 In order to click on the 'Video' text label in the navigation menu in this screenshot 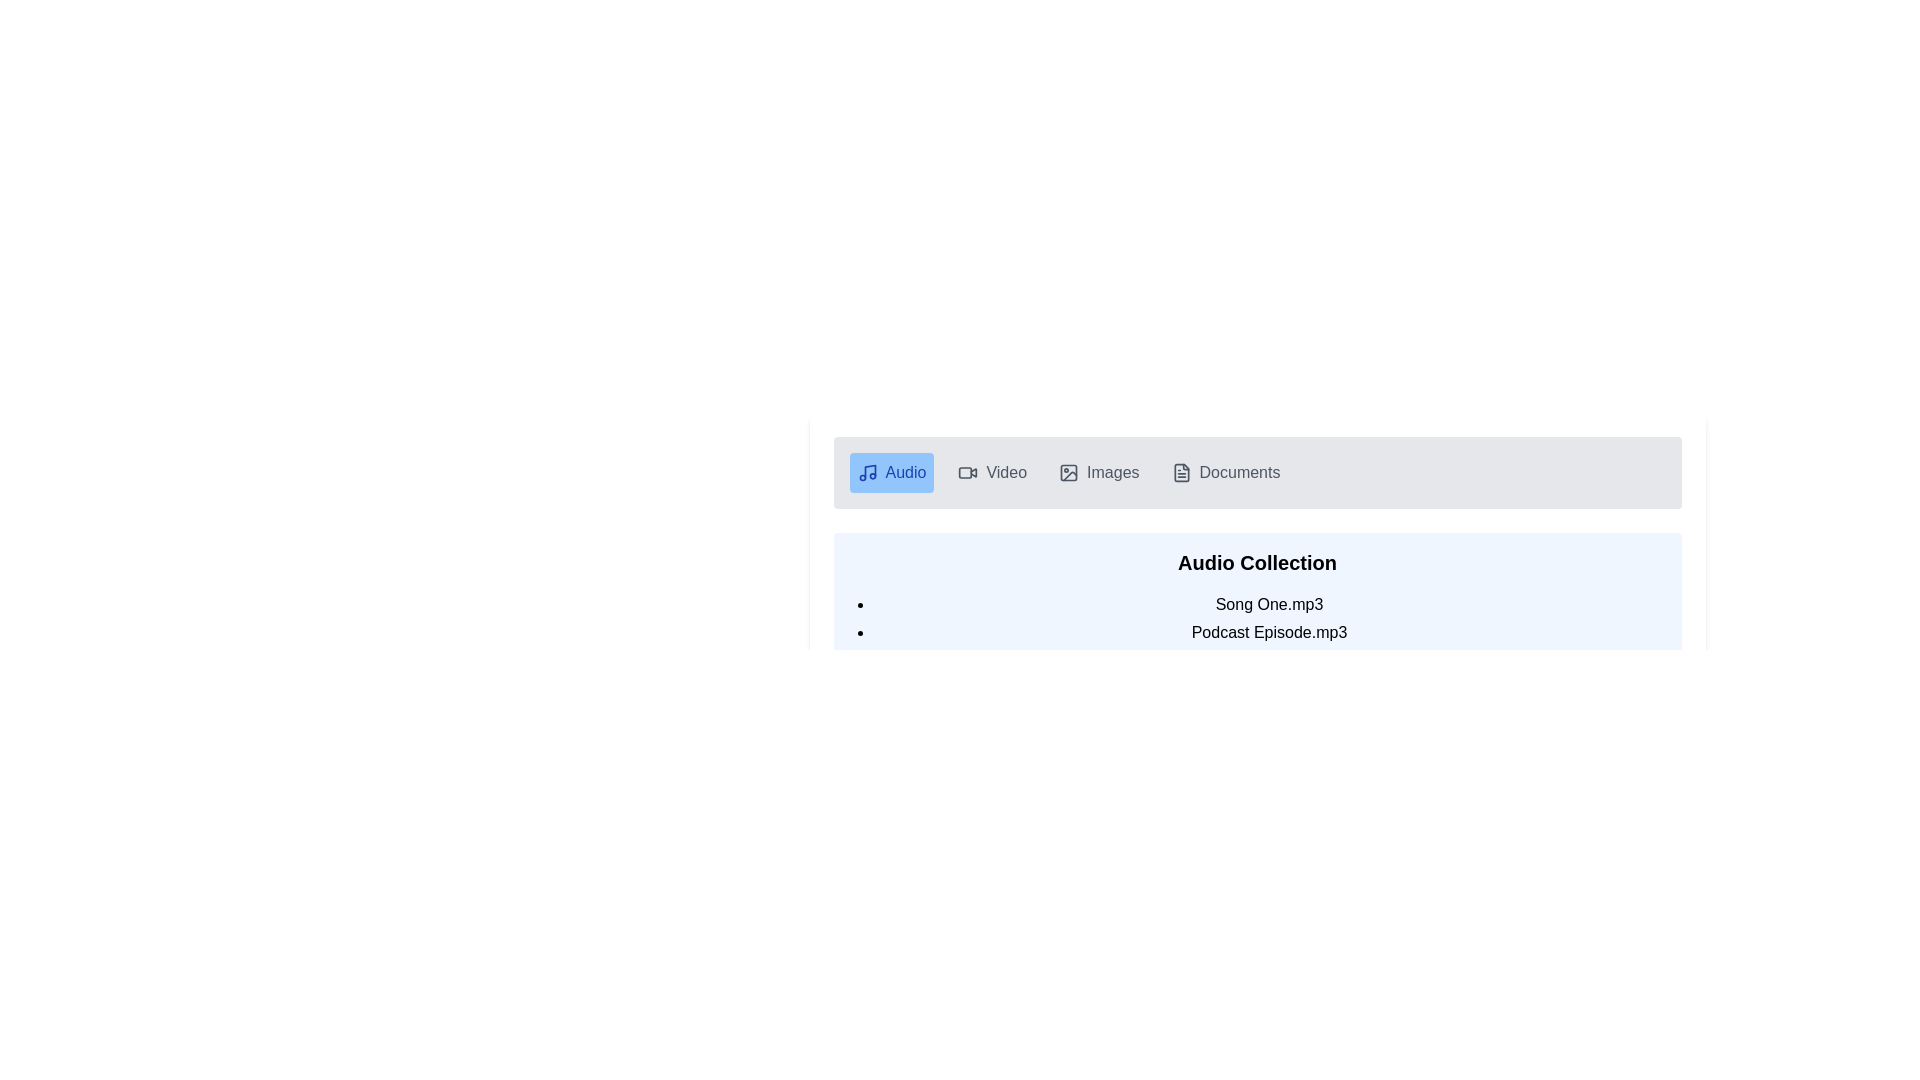, I will do `click(1006, 473)`.